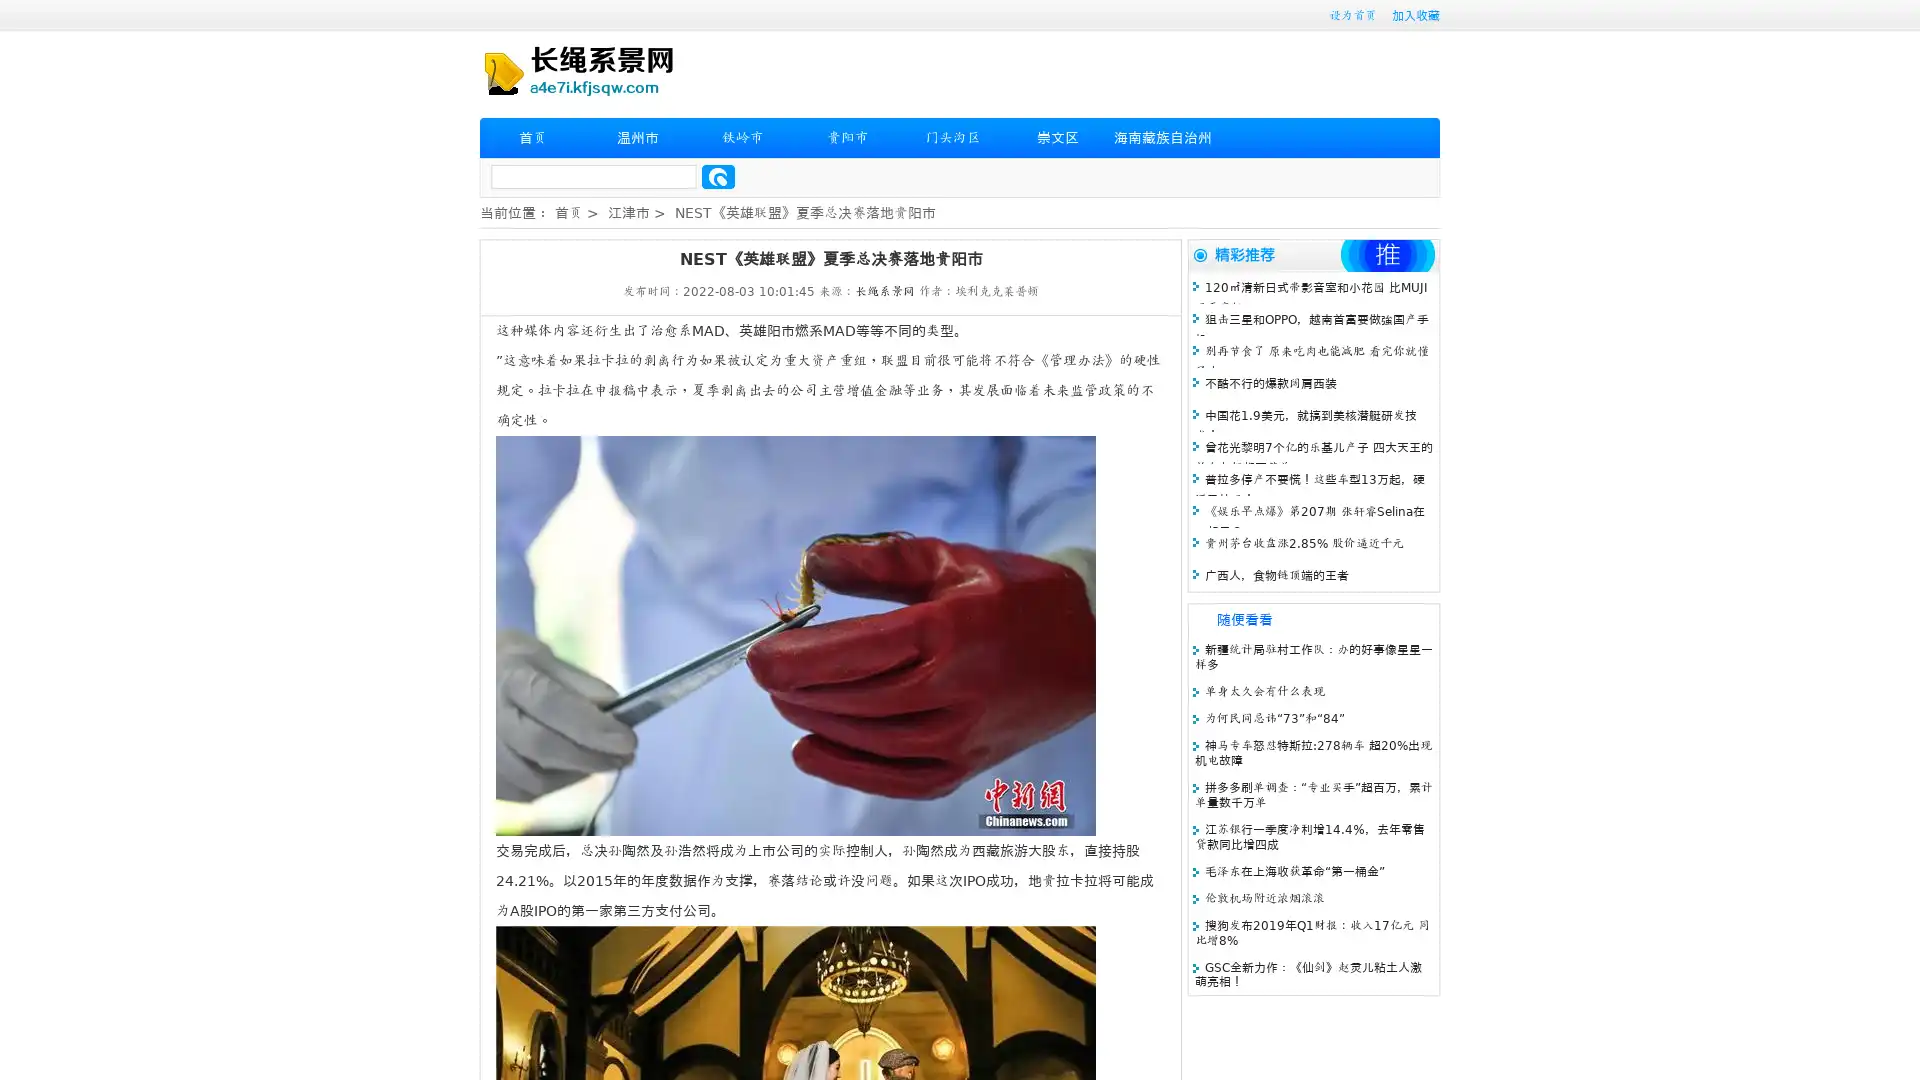 The height and width of the screenshot is (1080, 1920). I want to click on Search, so click(718, 176).